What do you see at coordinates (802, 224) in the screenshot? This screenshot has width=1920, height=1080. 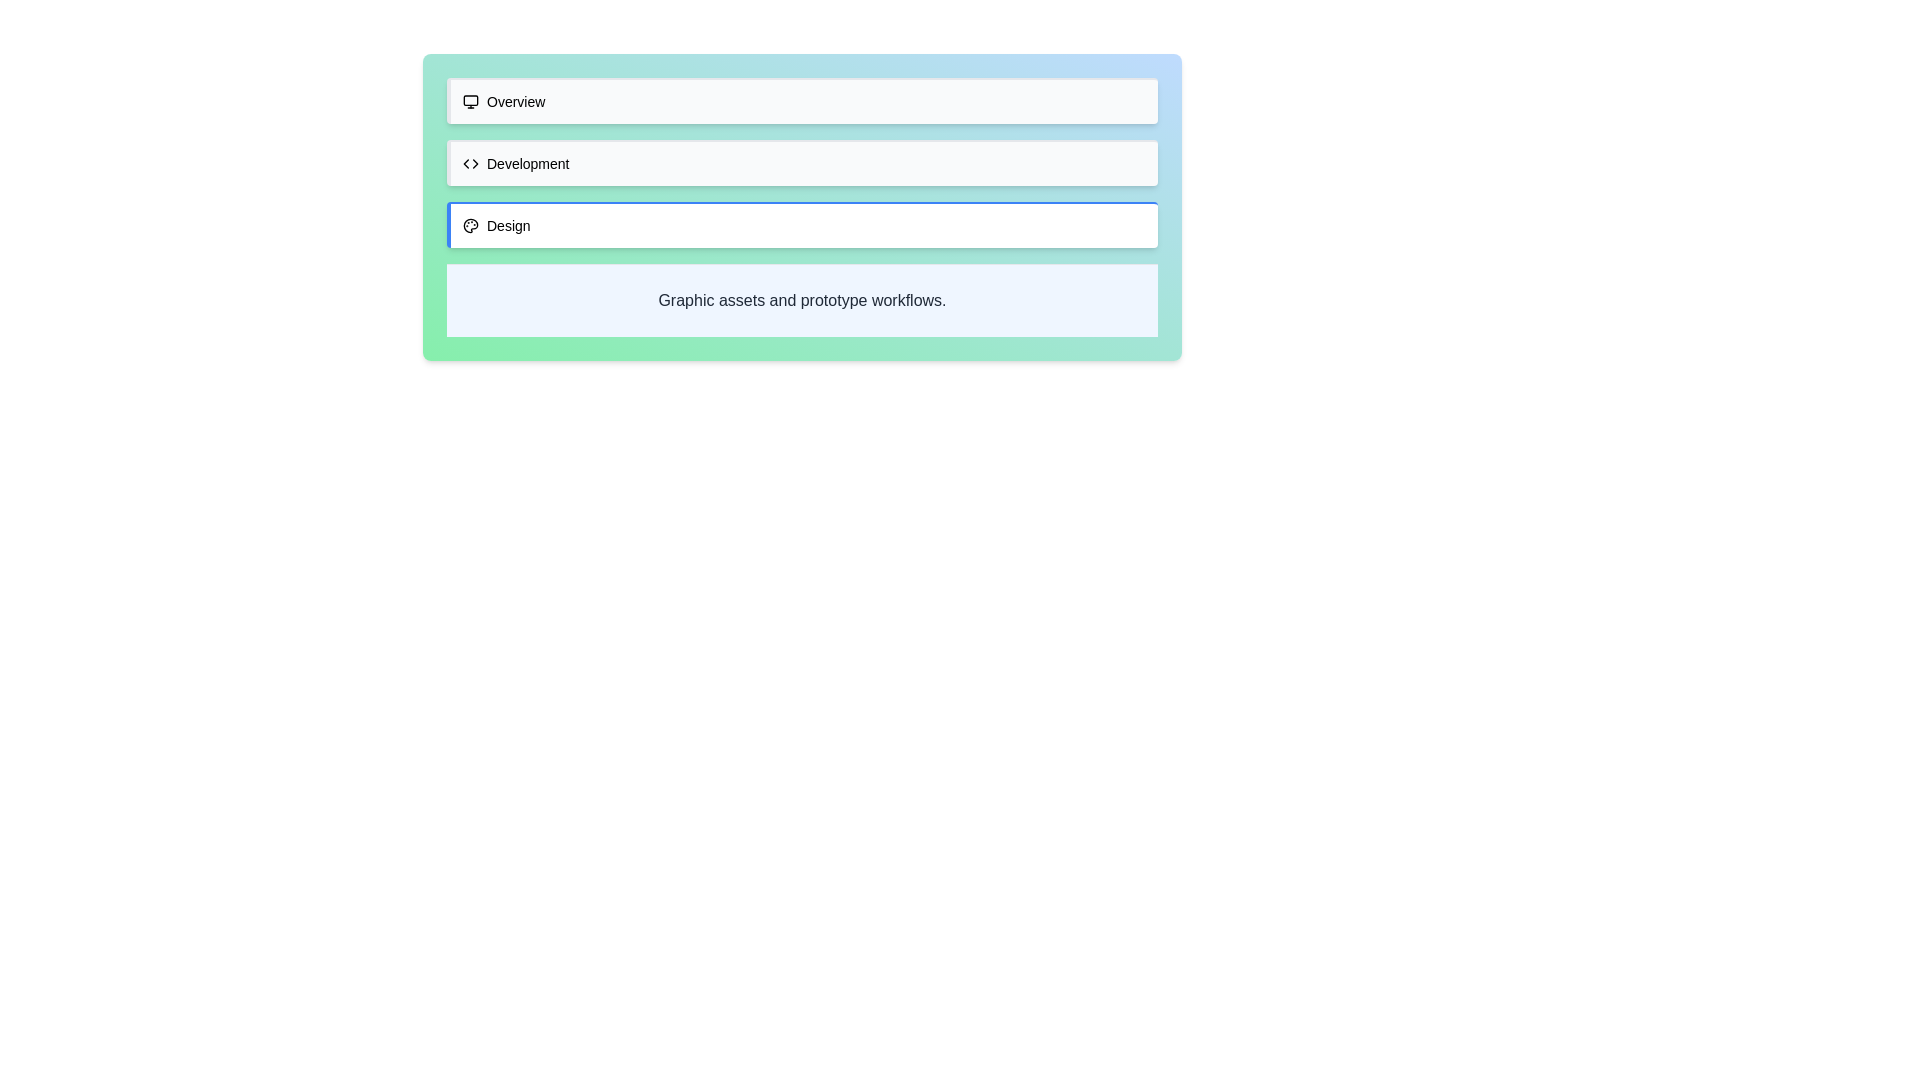 I see `the tab labeled Design to see its hover effect` at bounding box center [802, 224].